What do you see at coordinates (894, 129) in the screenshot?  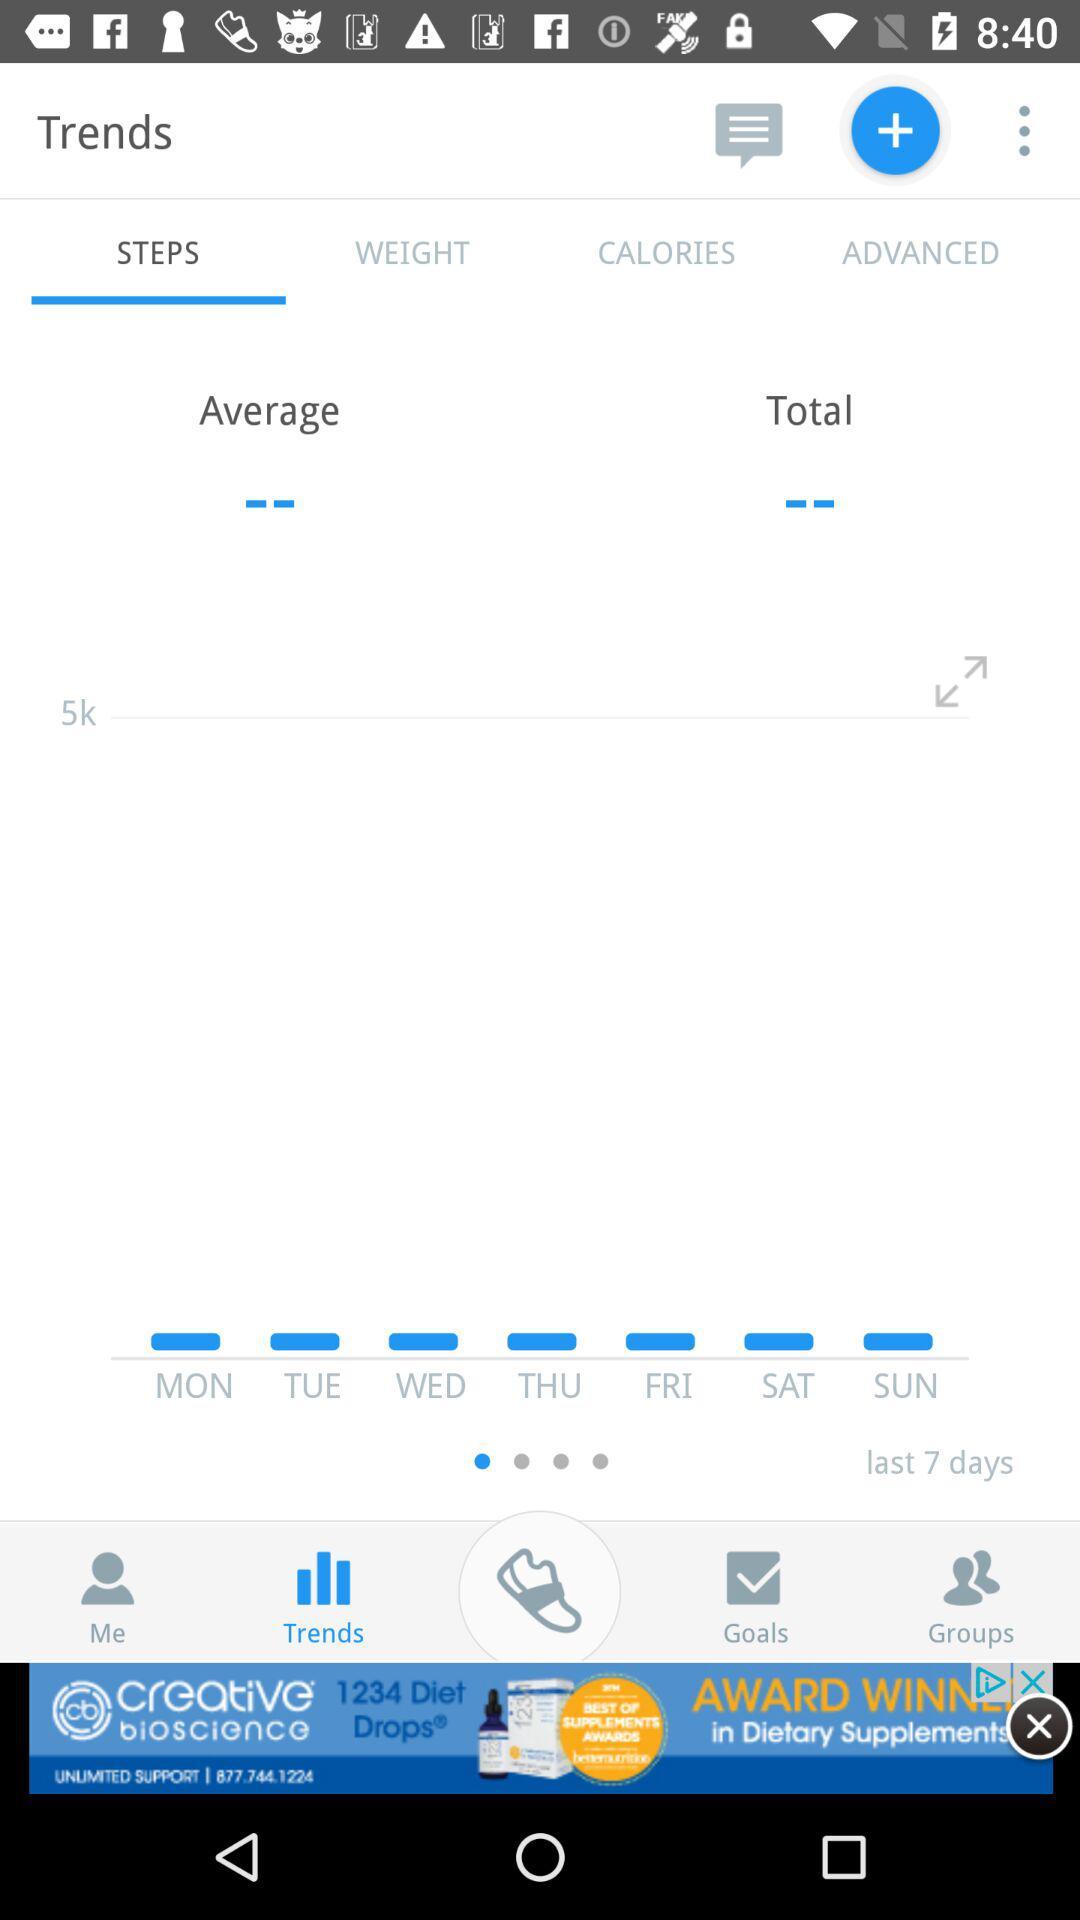 I see `the add icon` at bounding box center [894, 129].